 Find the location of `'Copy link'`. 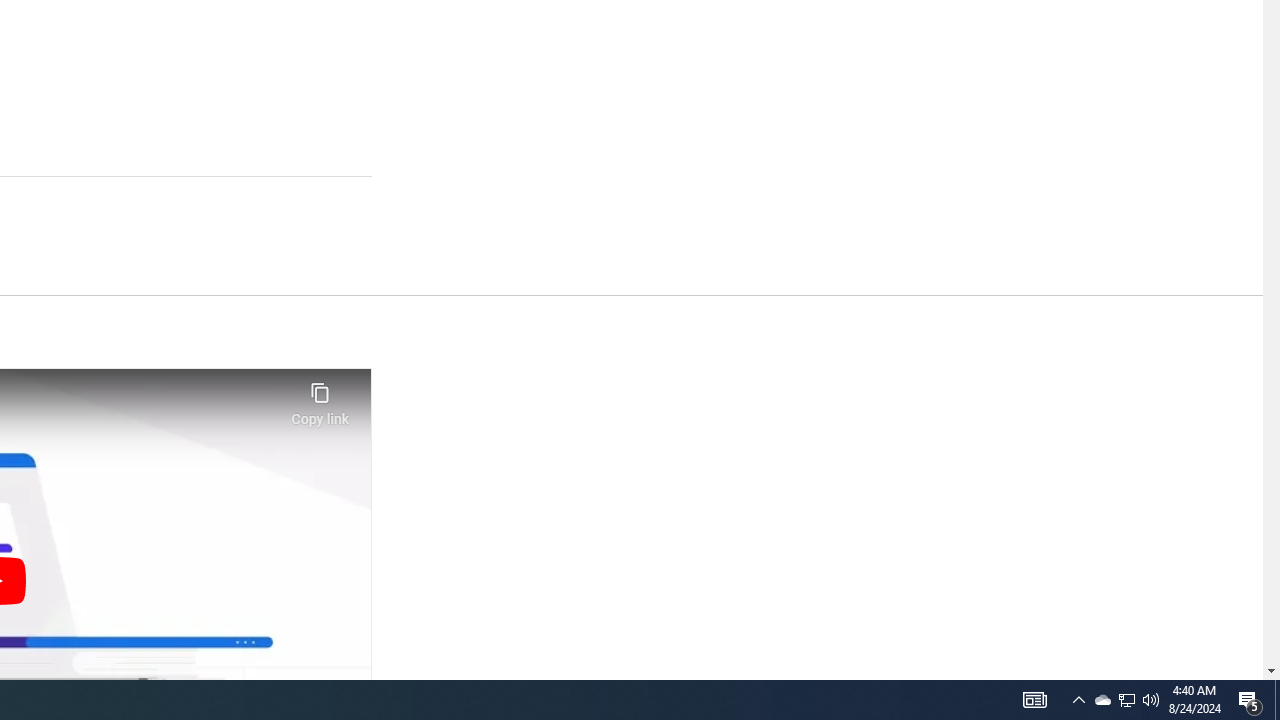

'Copy link' is located at coordinates (320, 398).